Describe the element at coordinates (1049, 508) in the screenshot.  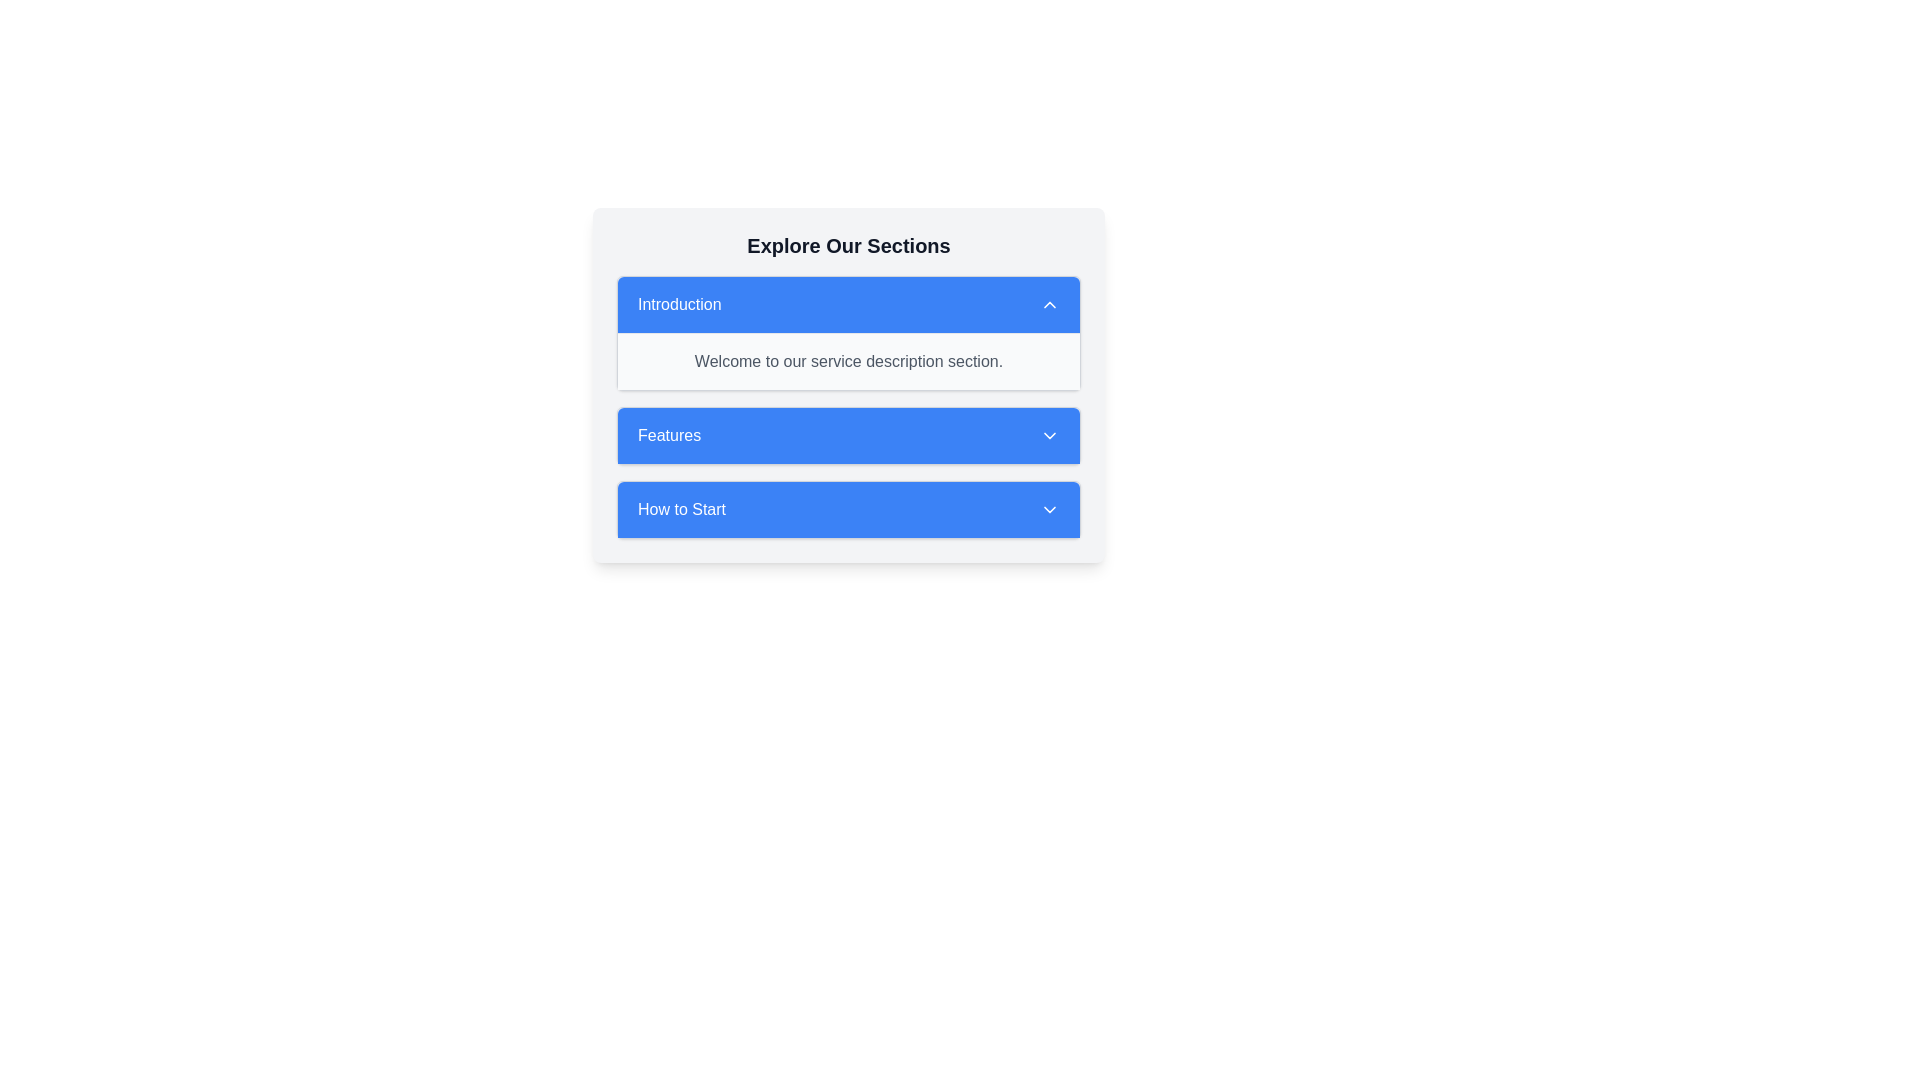
I see `the downward-facing arrow icon located at the bottom-right corner of the 'How` at that location.